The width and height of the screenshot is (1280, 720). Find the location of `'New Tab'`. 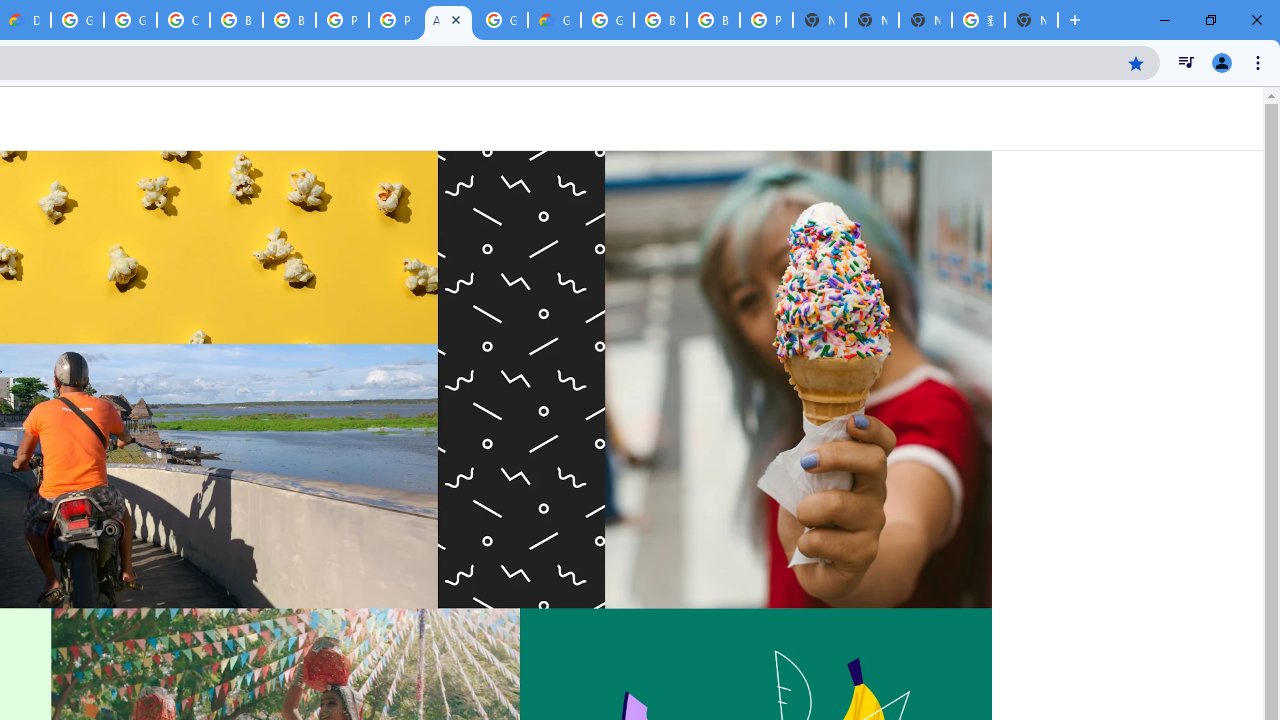

'New Tab' is located at coordinates (1031, 20).